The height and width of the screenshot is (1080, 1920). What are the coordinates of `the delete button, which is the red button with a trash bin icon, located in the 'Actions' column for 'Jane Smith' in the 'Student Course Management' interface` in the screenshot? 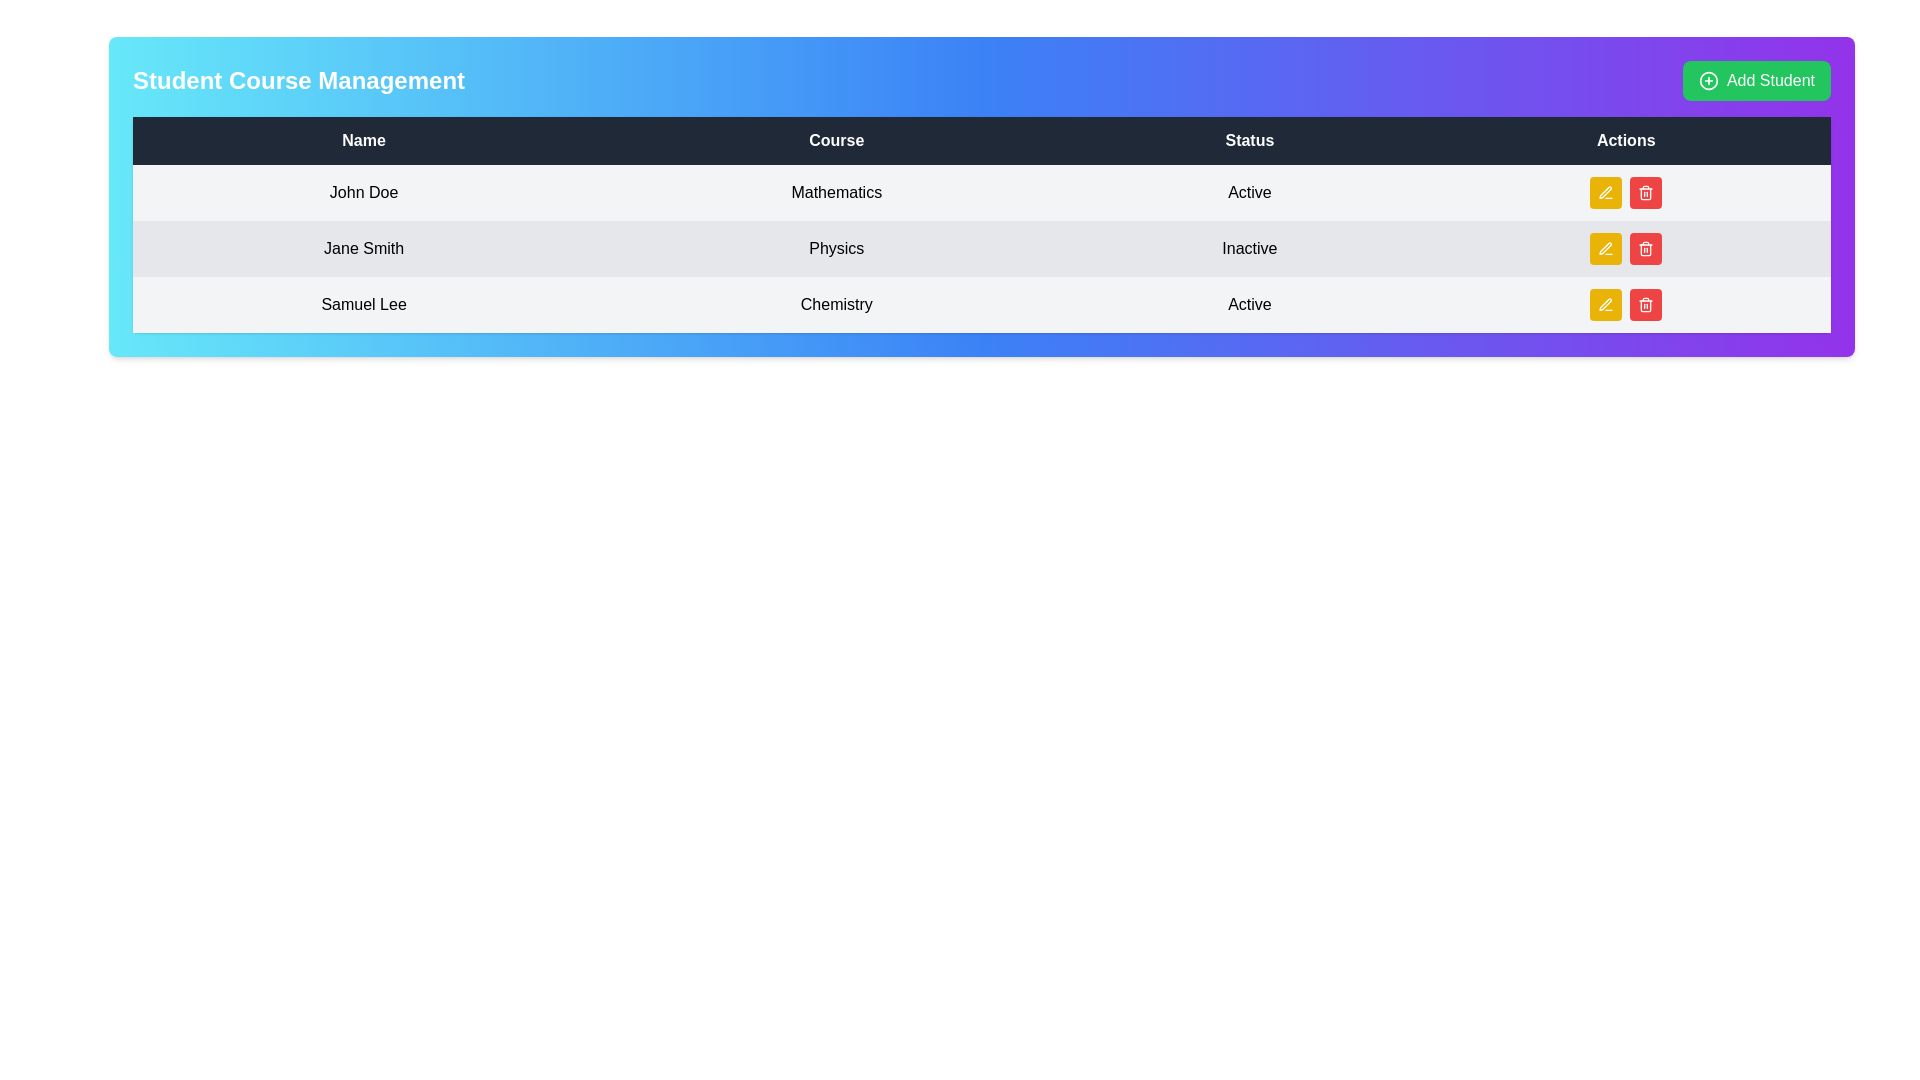 It's located at (1626, 248).